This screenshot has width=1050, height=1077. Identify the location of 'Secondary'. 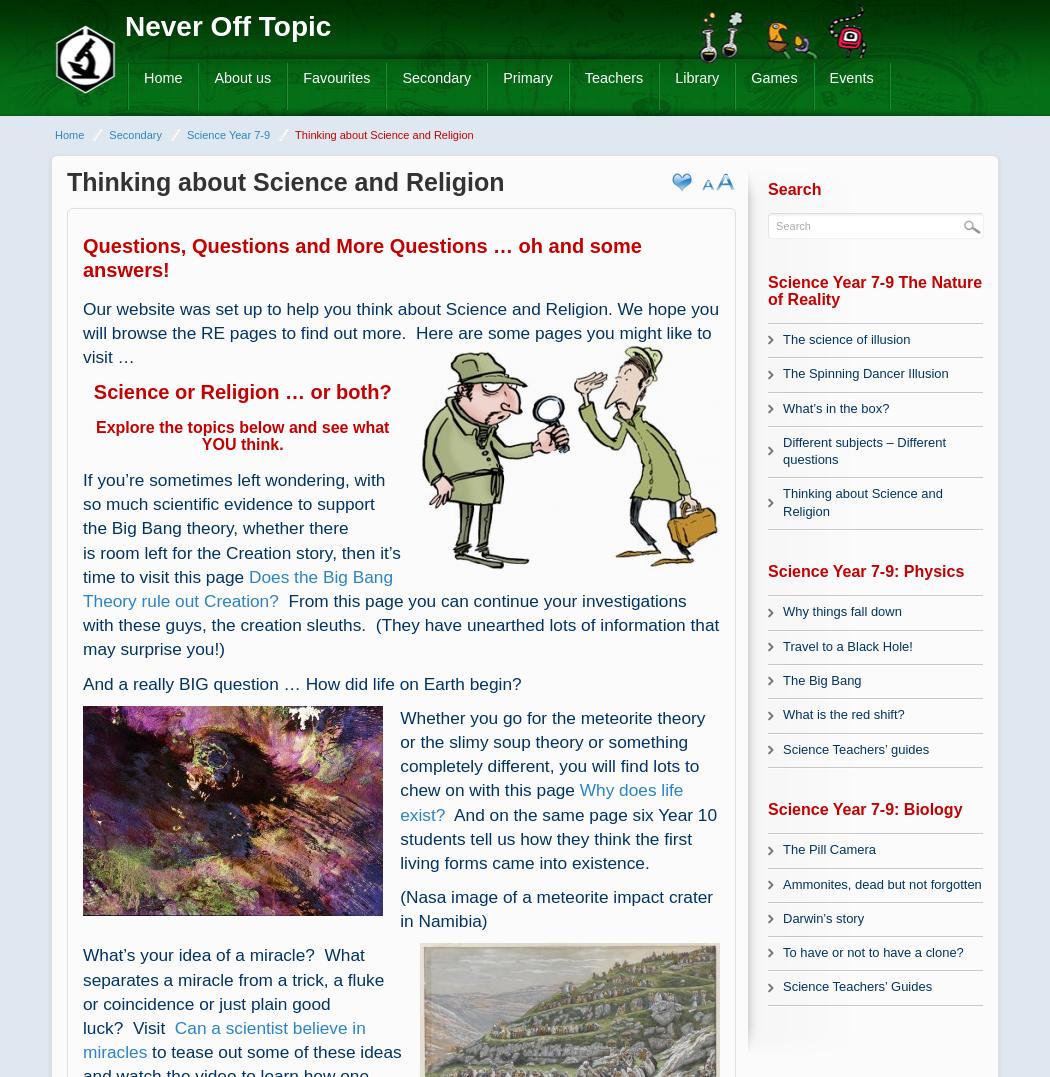
(134, 134).